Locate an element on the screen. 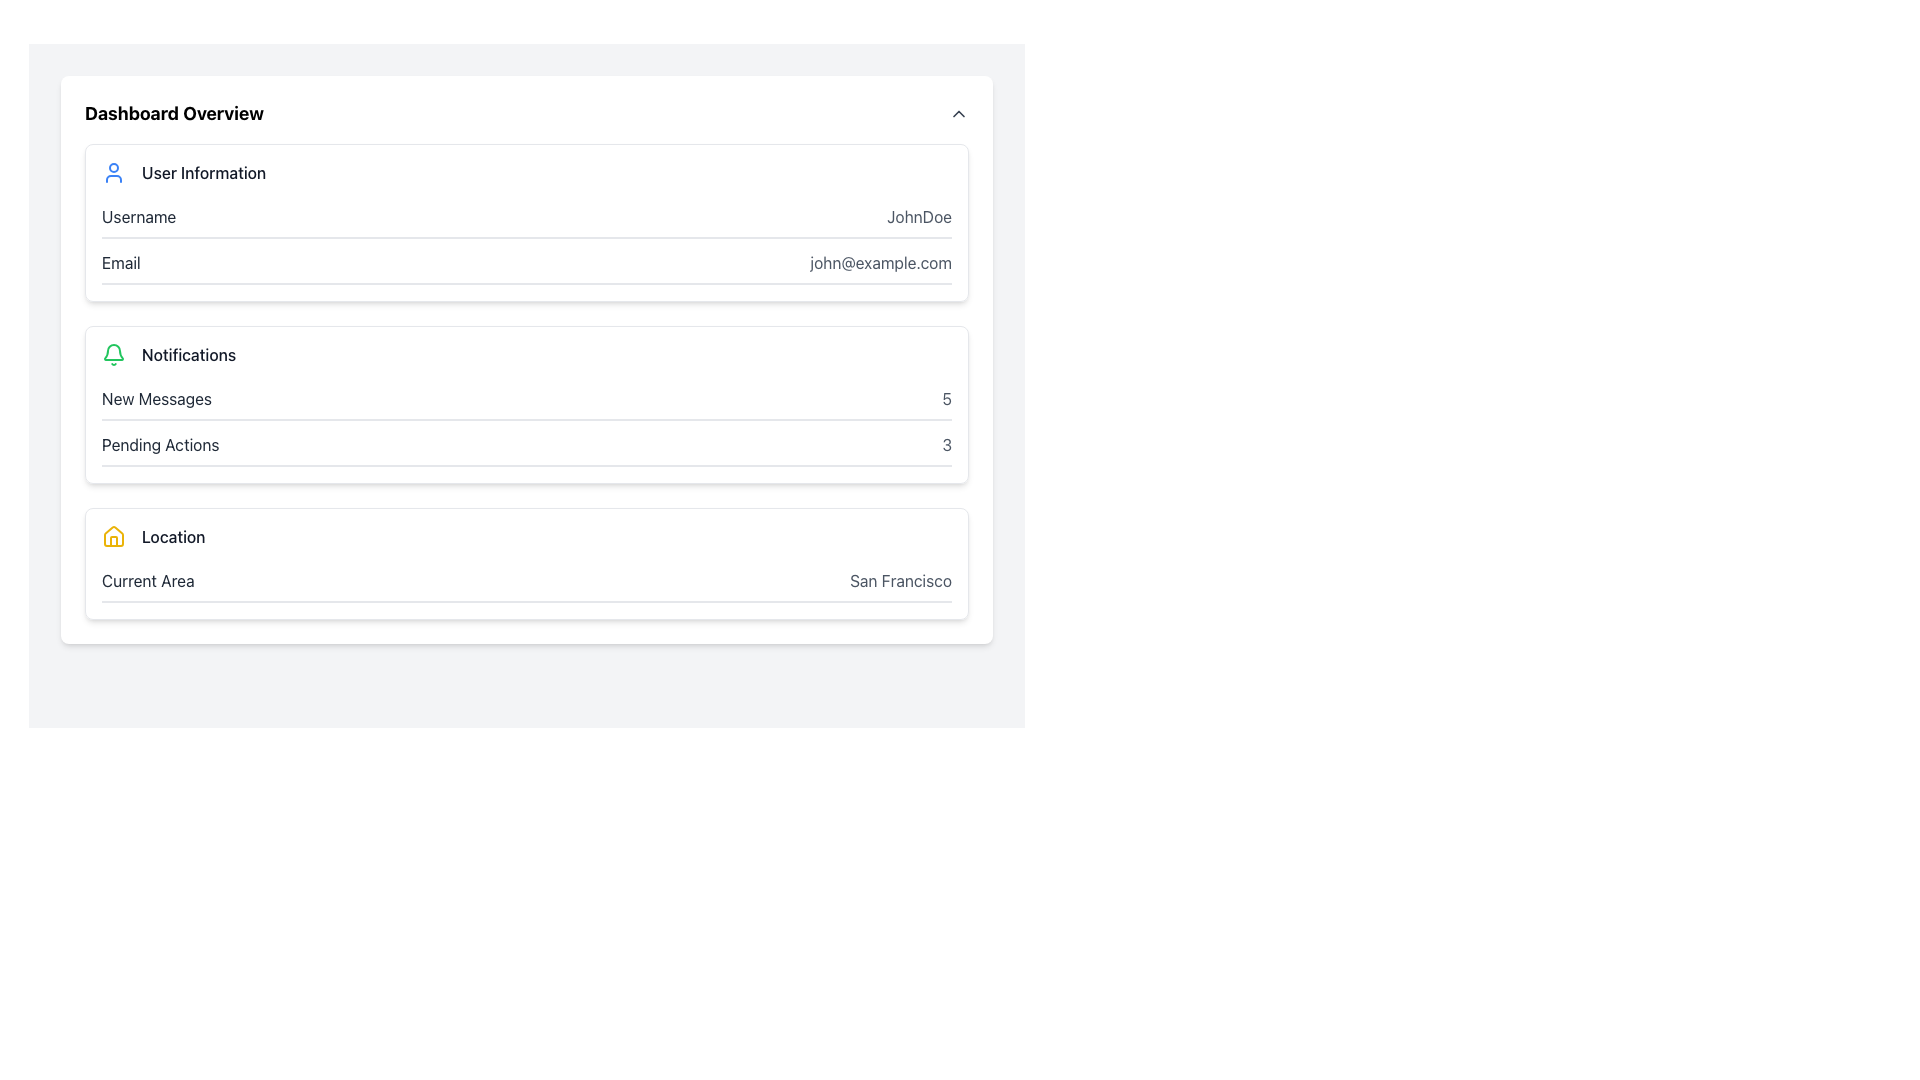 This screenshot has height=1080, width=1920. the label element that describes the user's entered username, located in the 'User Information' section of the dashboard interface is located at coordinates (138, 216).